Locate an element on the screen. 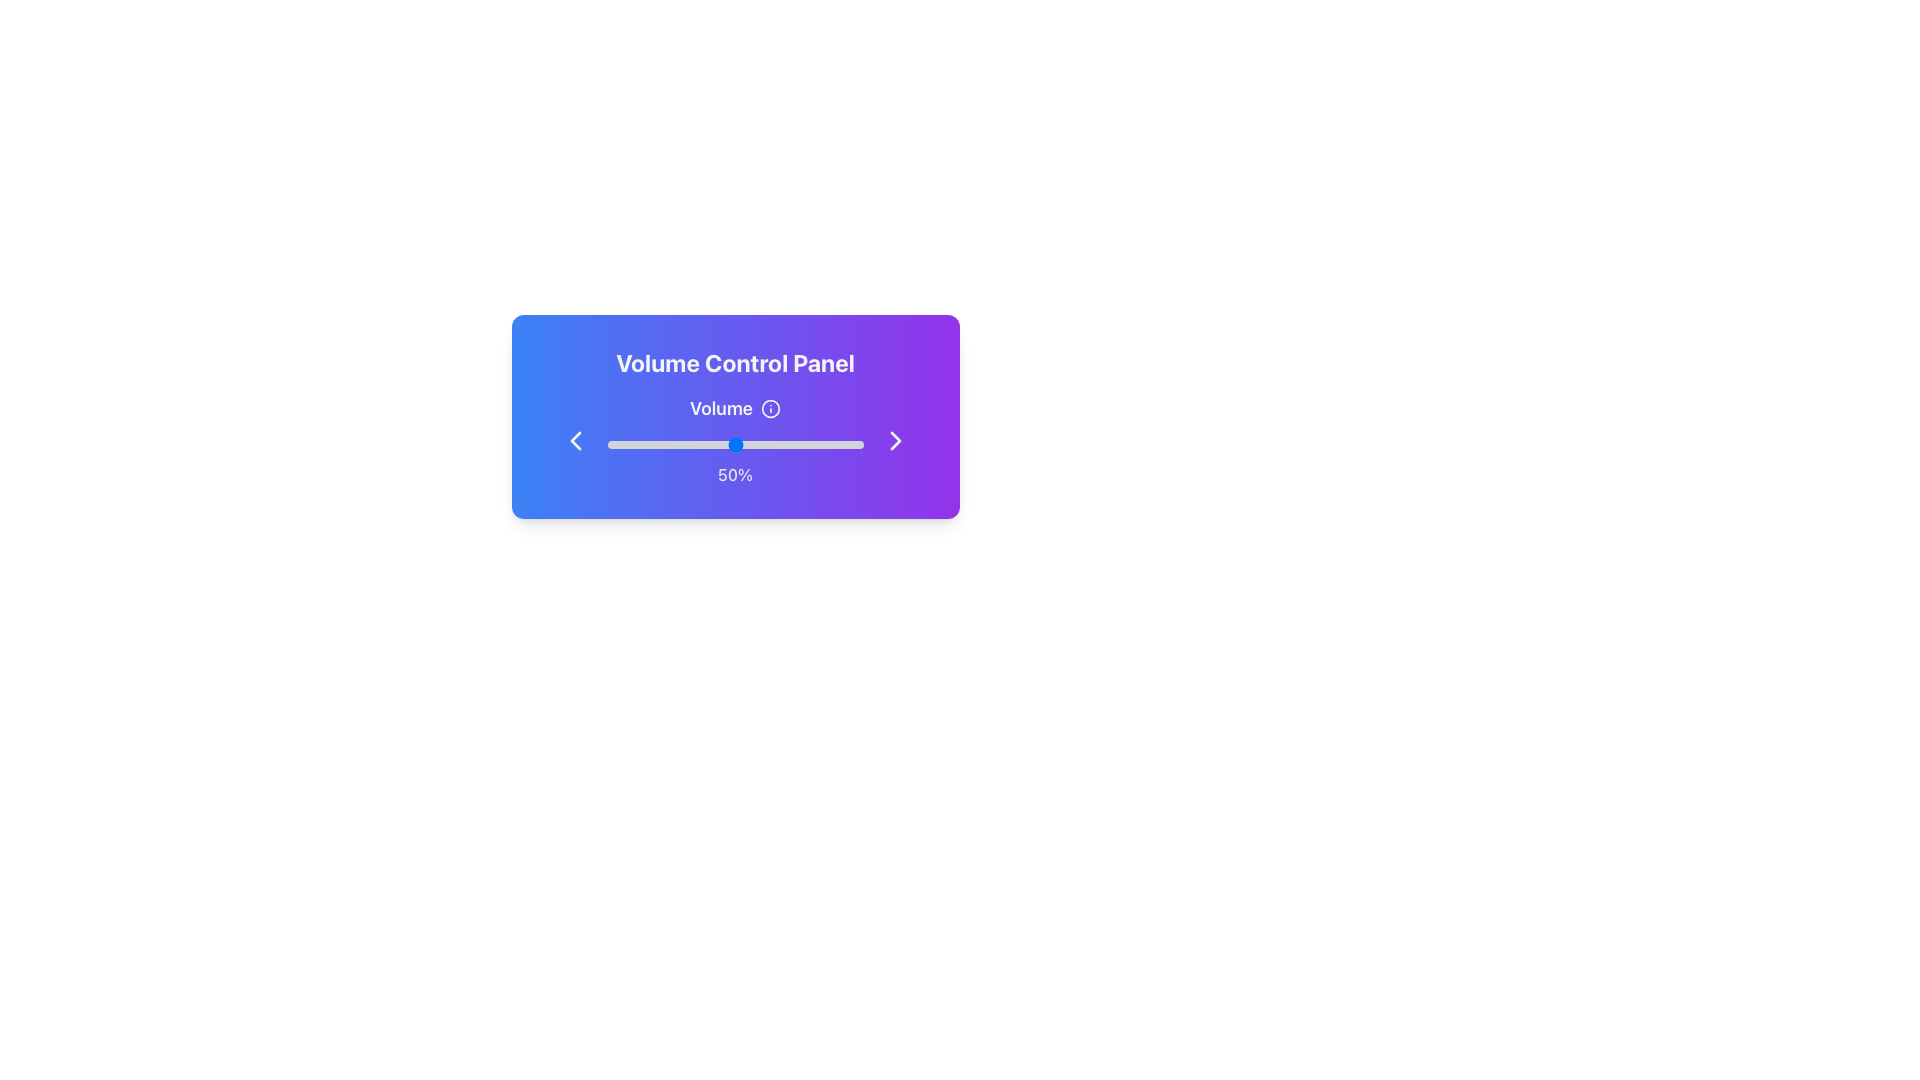 The height and width of the screenshot is (1080, 1920). the volume level is located at coordinates (860, 443).